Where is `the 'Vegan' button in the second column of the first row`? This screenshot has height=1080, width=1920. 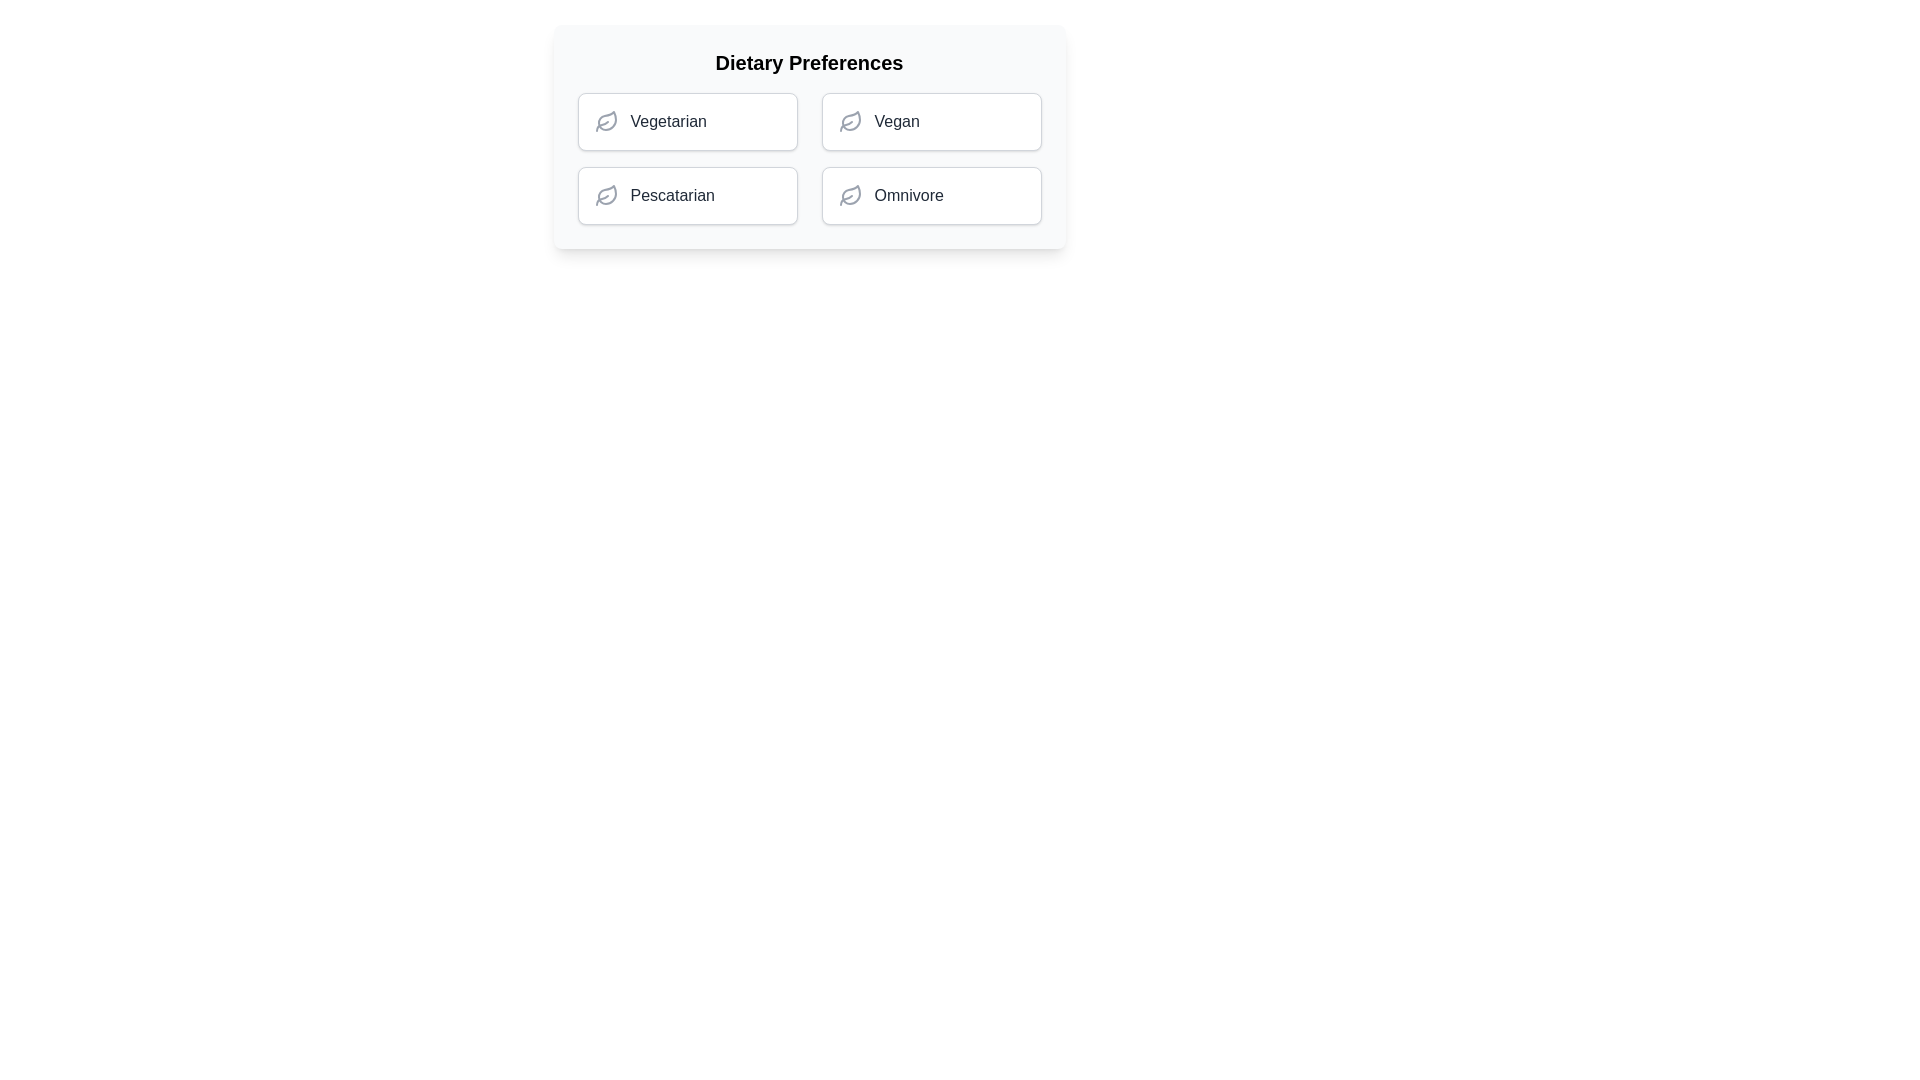
the 'Vegan' button in the second column of the first row is located at coordinates (930, 122).